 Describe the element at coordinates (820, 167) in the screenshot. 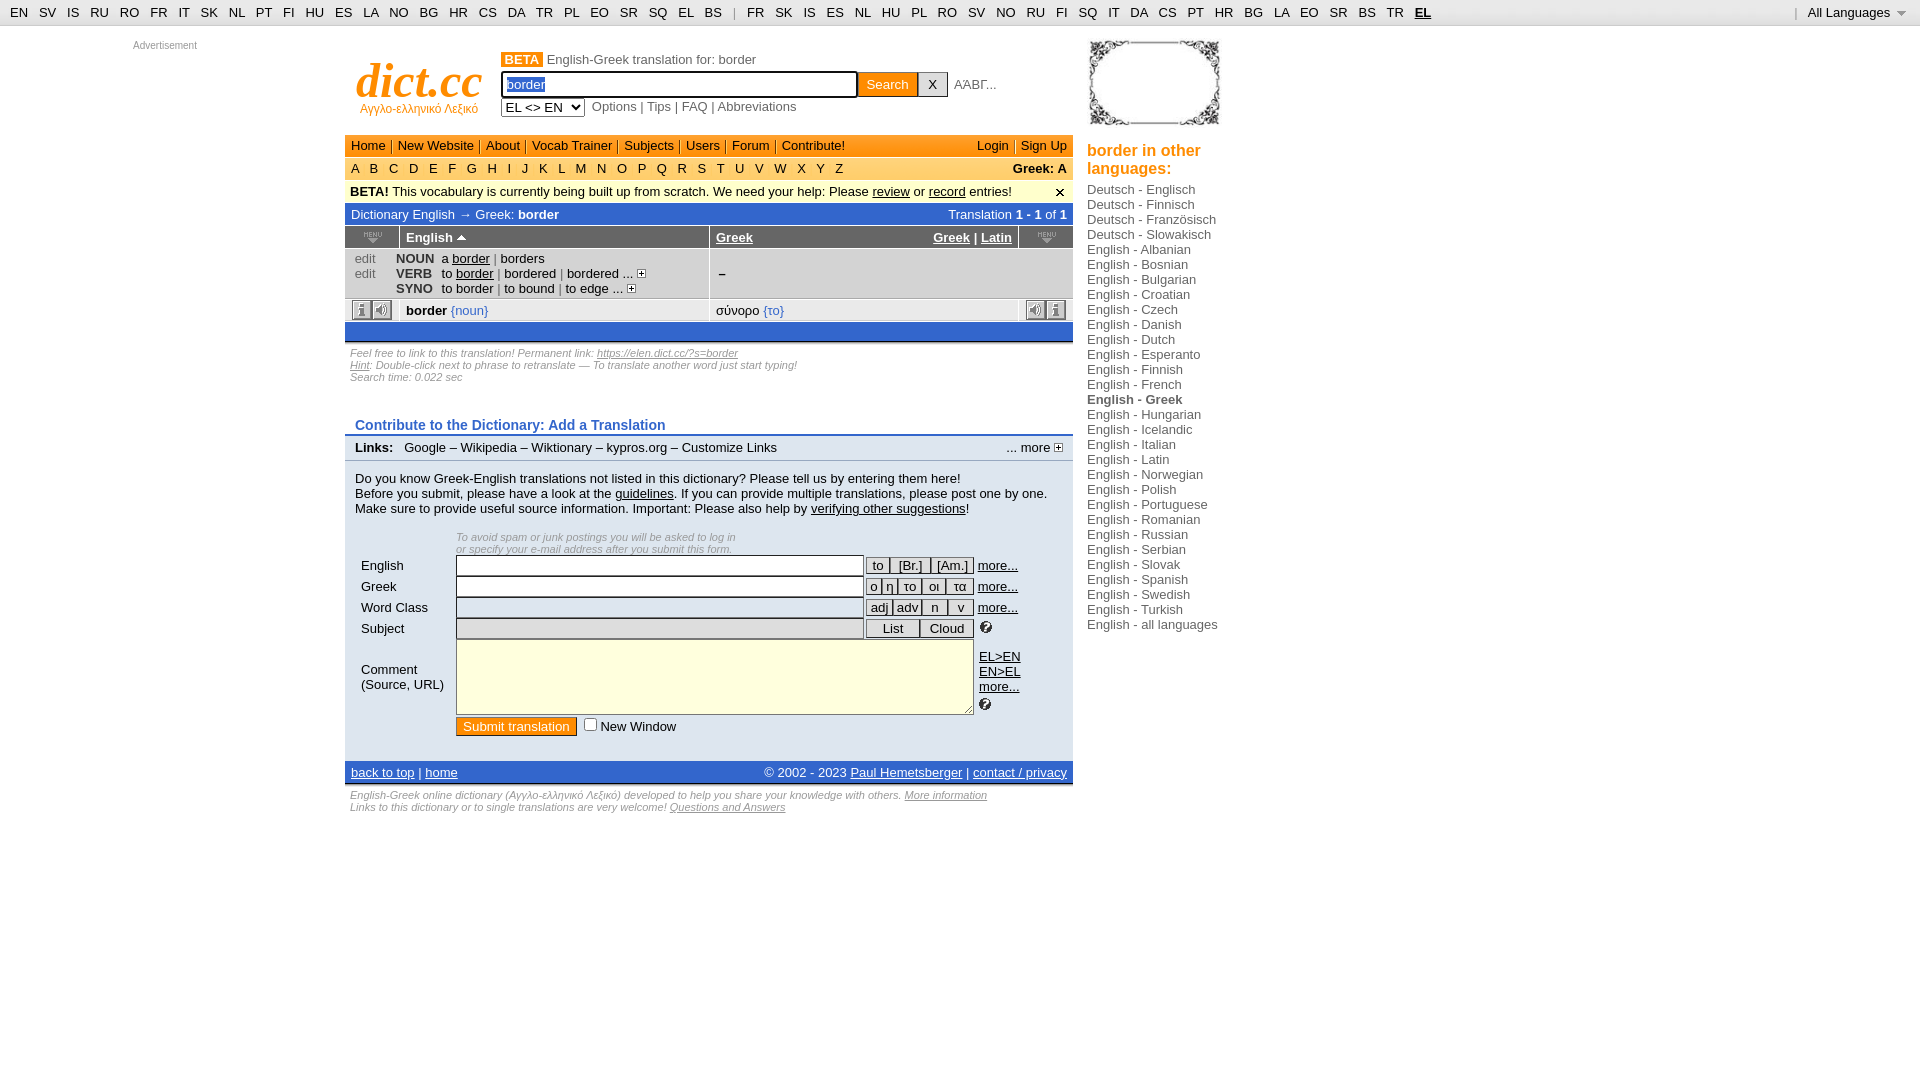

I see `'Y'` at that location.